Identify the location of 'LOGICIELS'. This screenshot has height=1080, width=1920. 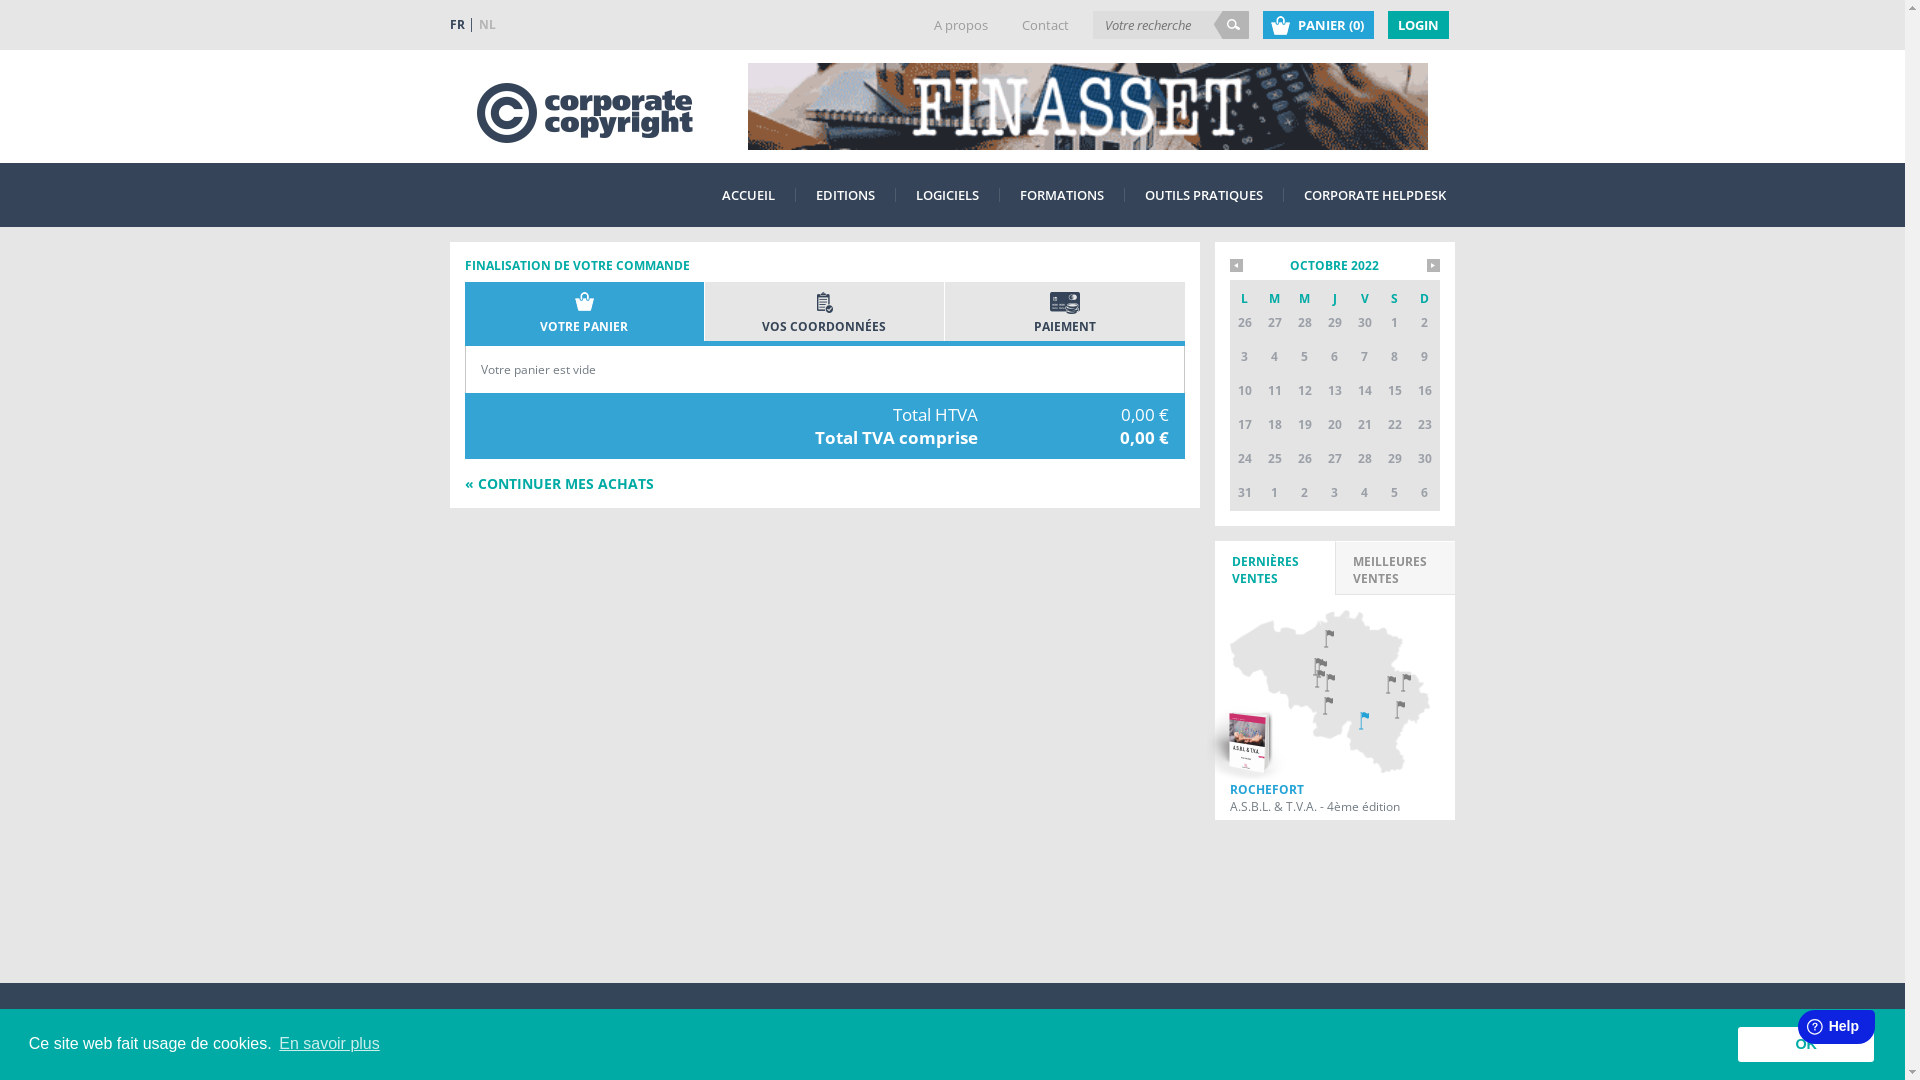
(905, 195).